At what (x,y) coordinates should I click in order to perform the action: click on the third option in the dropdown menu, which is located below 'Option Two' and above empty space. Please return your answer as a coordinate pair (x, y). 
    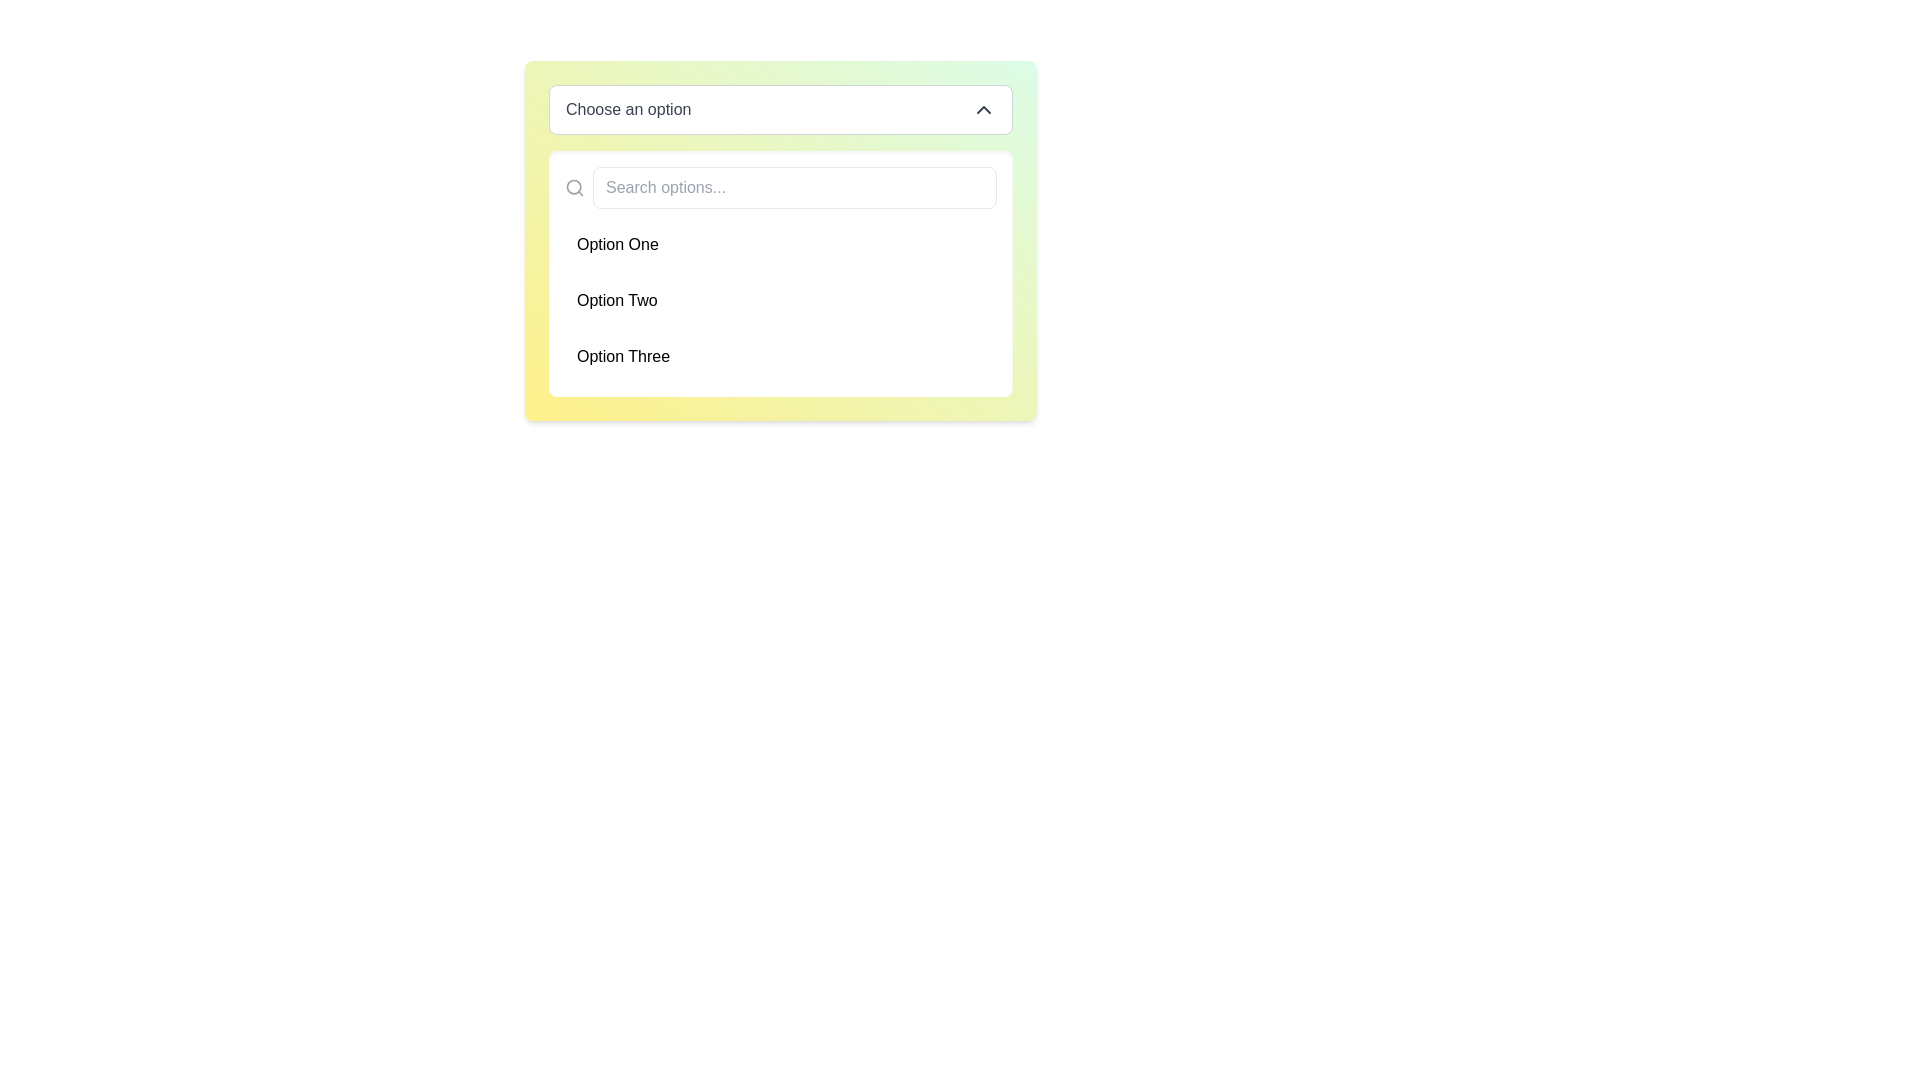
    Looking at the image, I should click on (622, 356).